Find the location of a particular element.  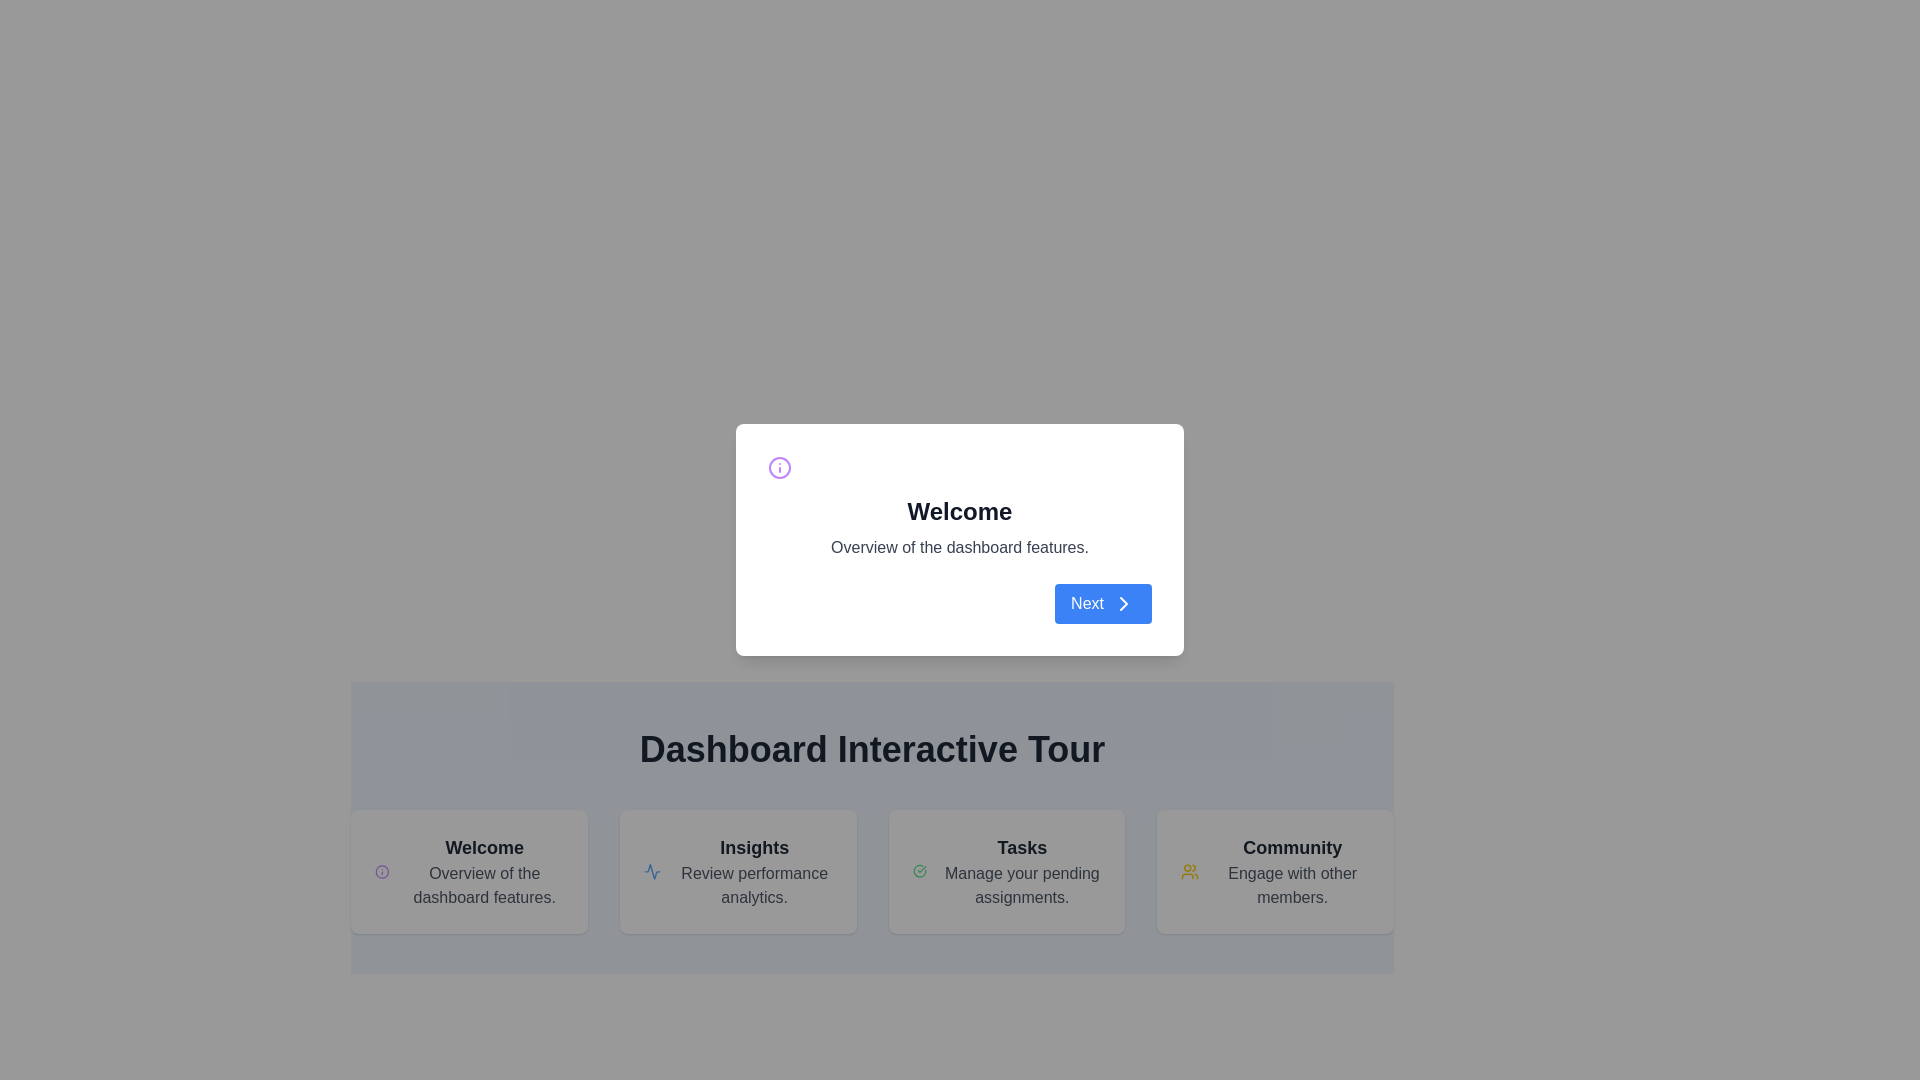

the 'Tasks' informative card, which is the third card in a grid layout and positioned between the 'Insights' and 'Community' cards is located at coordinates (1006, 870).